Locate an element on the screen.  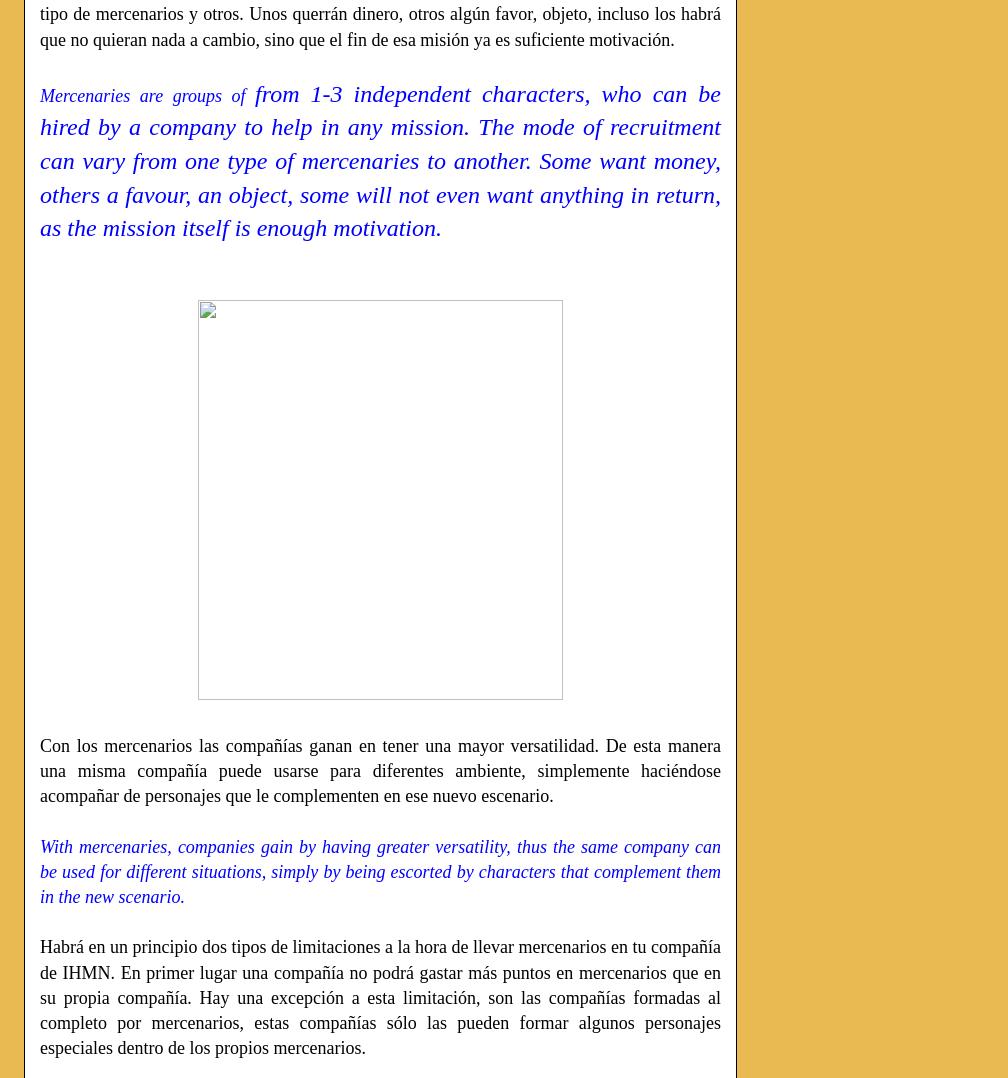
'even' is located at coordinates (434, 194).